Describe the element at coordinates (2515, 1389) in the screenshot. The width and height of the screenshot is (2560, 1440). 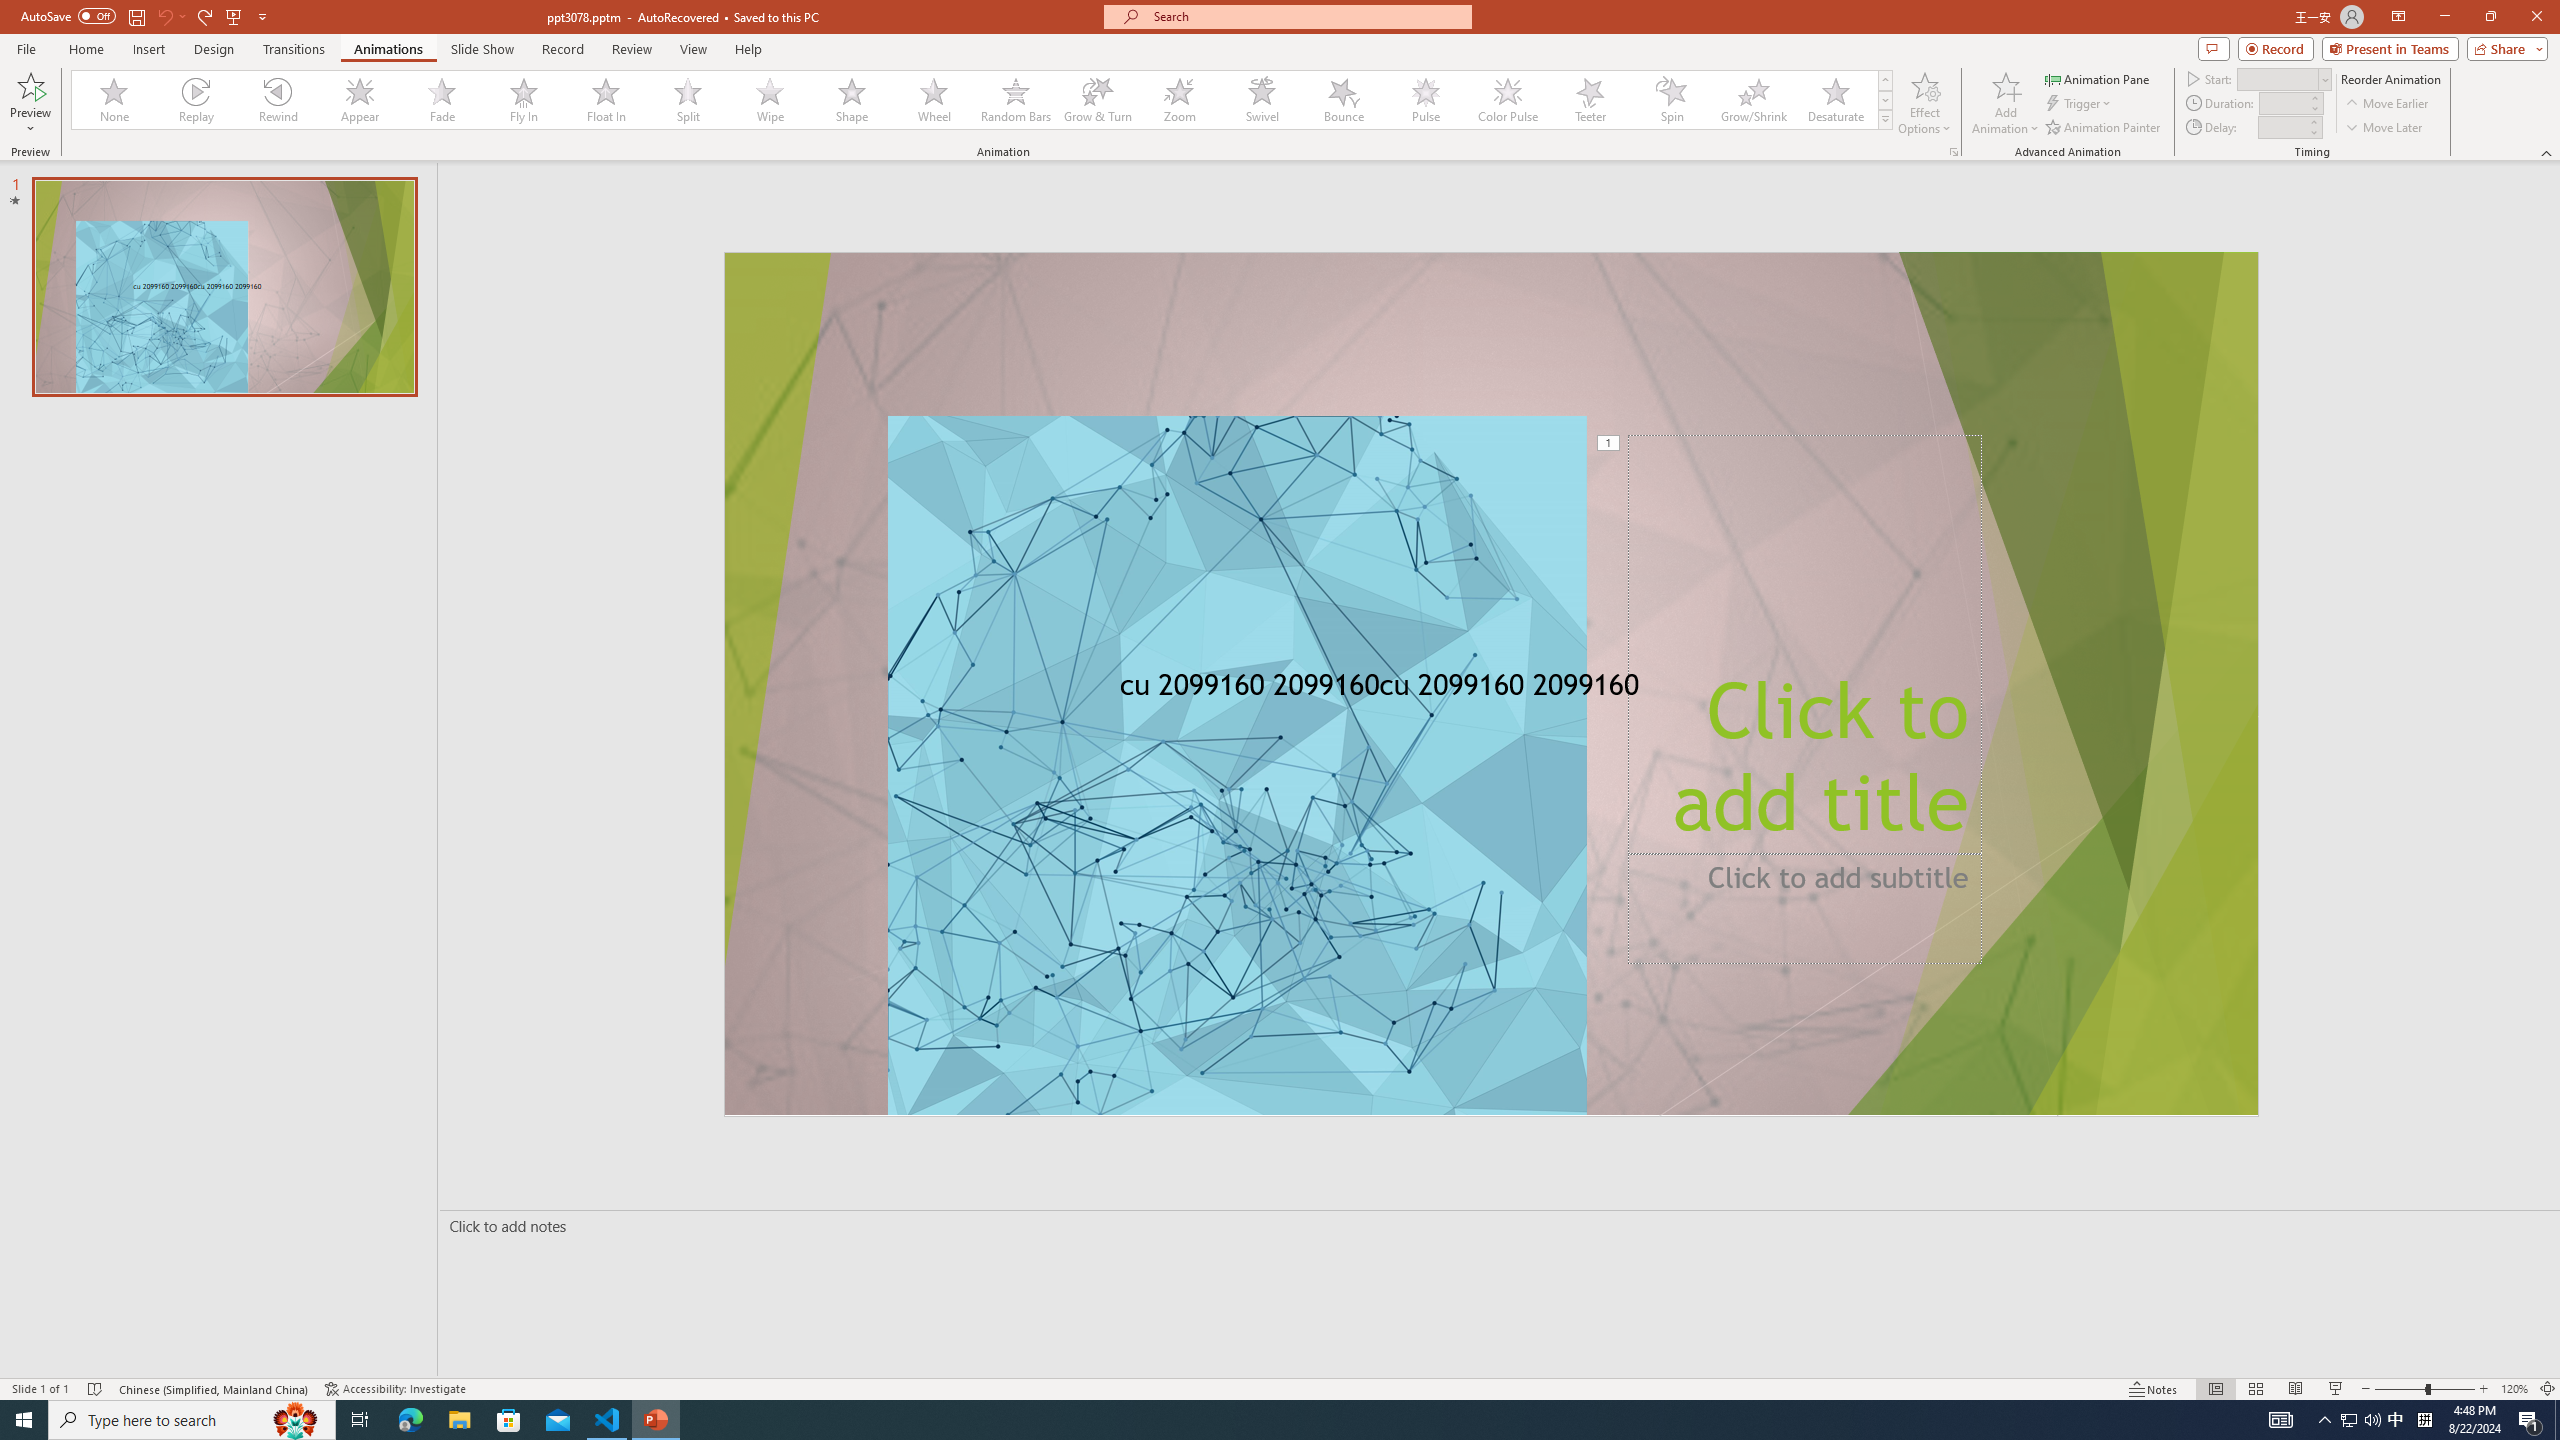
I see `'Zoom 120%'` at that location.